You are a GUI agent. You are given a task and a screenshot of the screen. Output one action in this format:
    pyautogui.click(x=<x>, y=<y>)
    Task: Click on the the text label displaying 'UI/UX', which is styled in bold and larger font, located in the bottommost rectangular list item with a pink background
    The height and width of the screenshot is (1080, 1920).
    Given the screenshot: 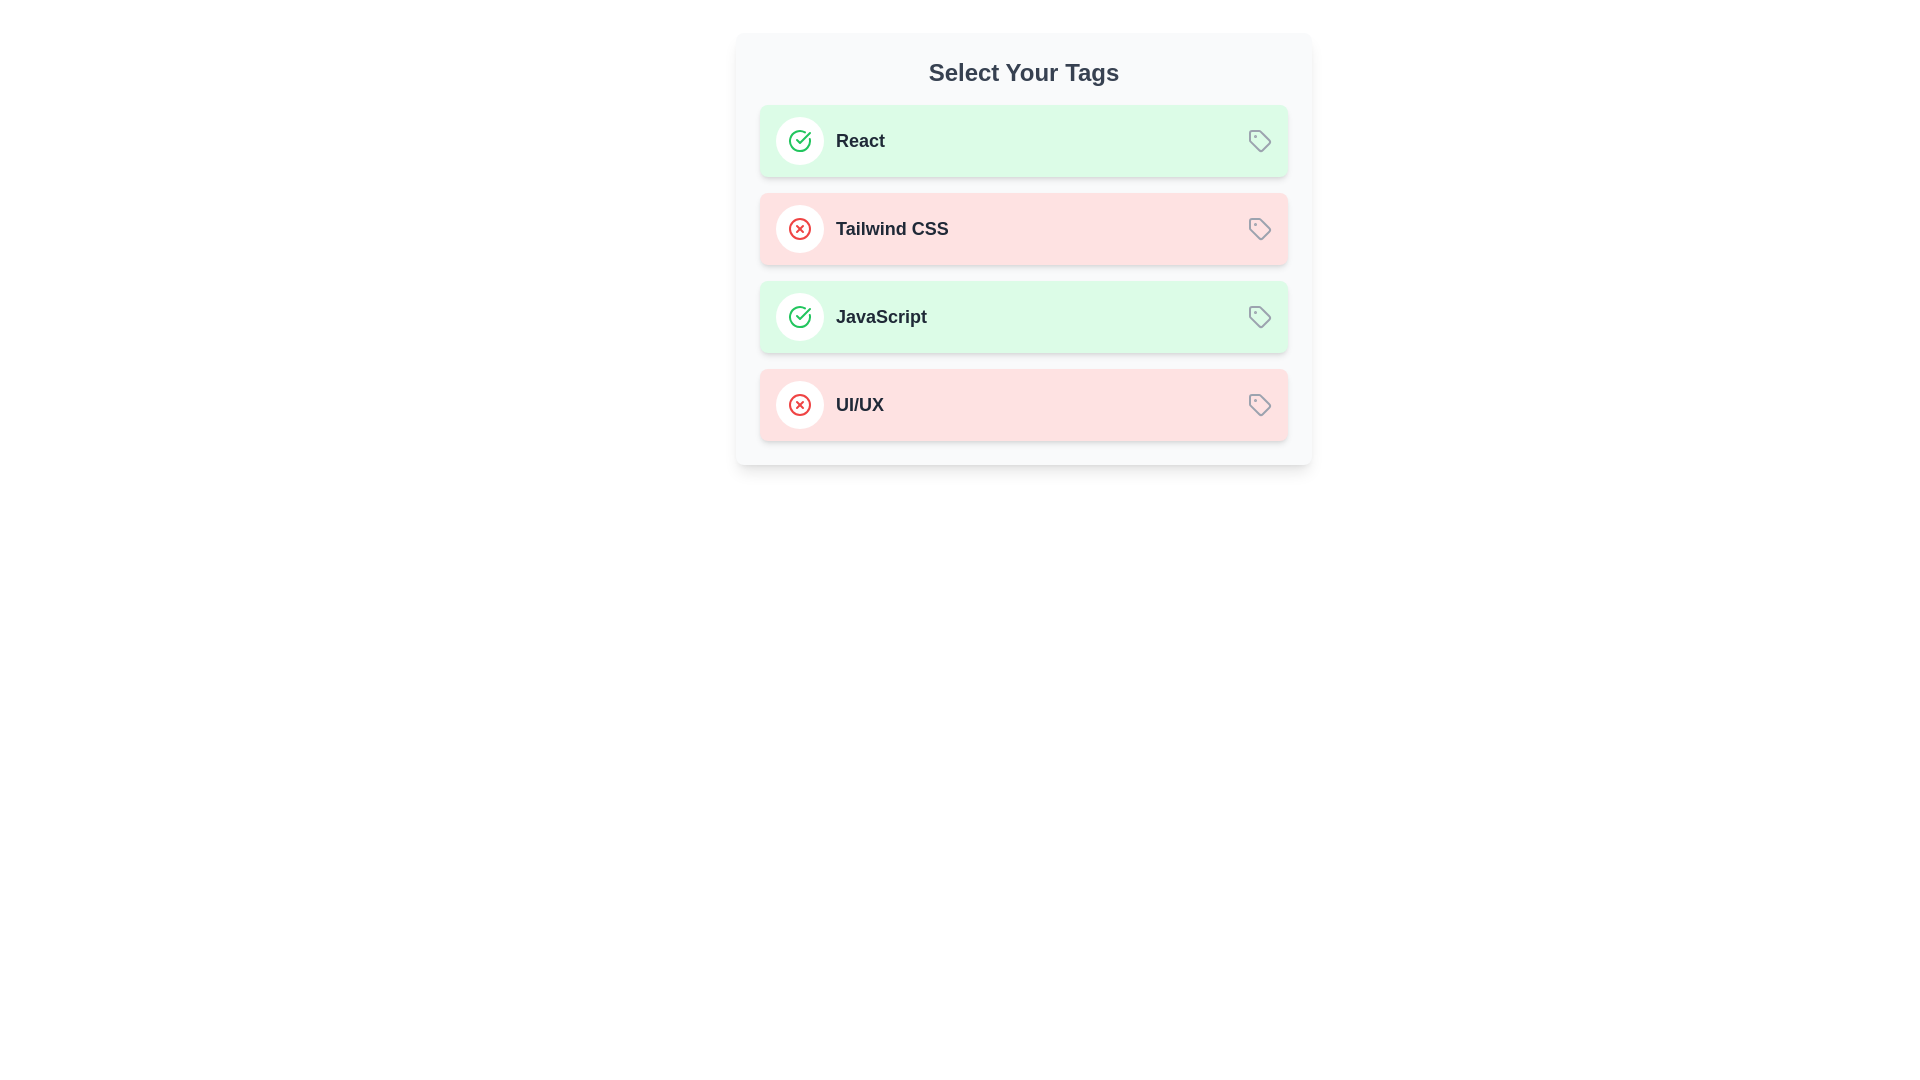 What is the action you would take?
    pyautogui.click(x=859, y=405)
    